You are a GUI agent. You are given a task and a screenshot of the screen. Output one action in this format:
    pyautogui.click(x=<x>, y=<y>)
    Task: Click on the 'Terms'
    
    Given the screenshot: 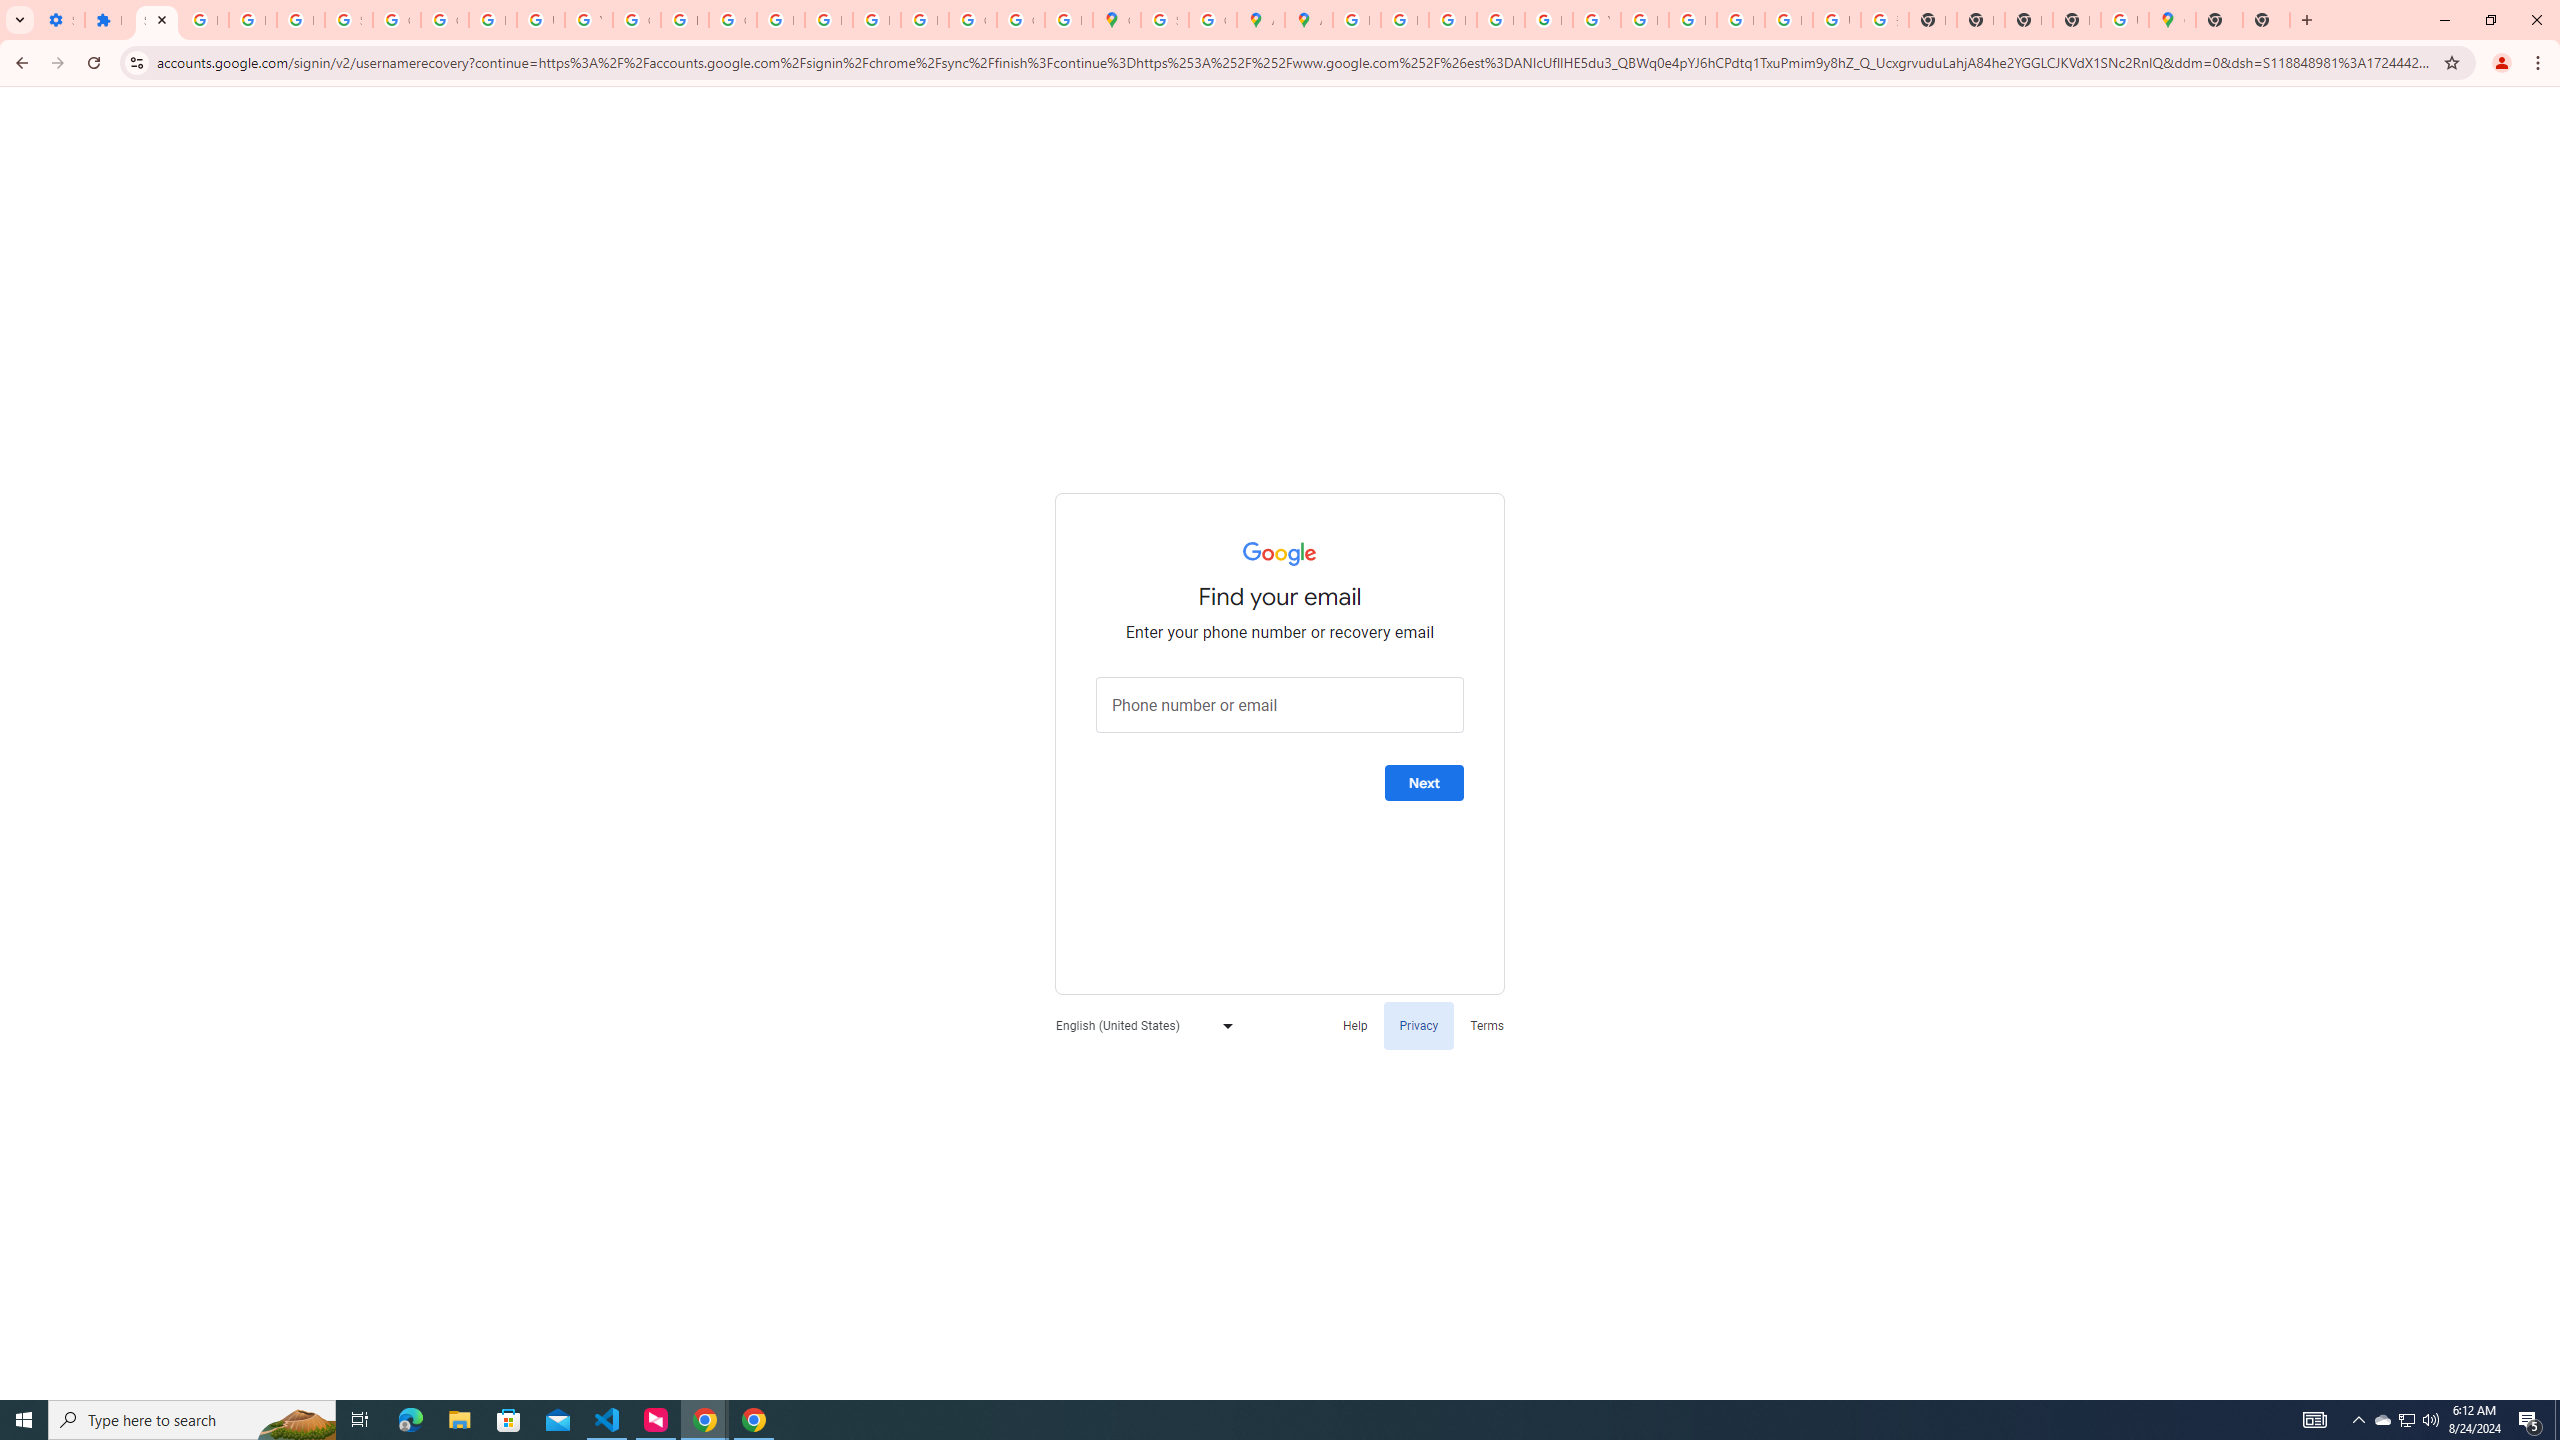 What is the action you would take?
    pyautogui.click(x=1487, y=1025)
    